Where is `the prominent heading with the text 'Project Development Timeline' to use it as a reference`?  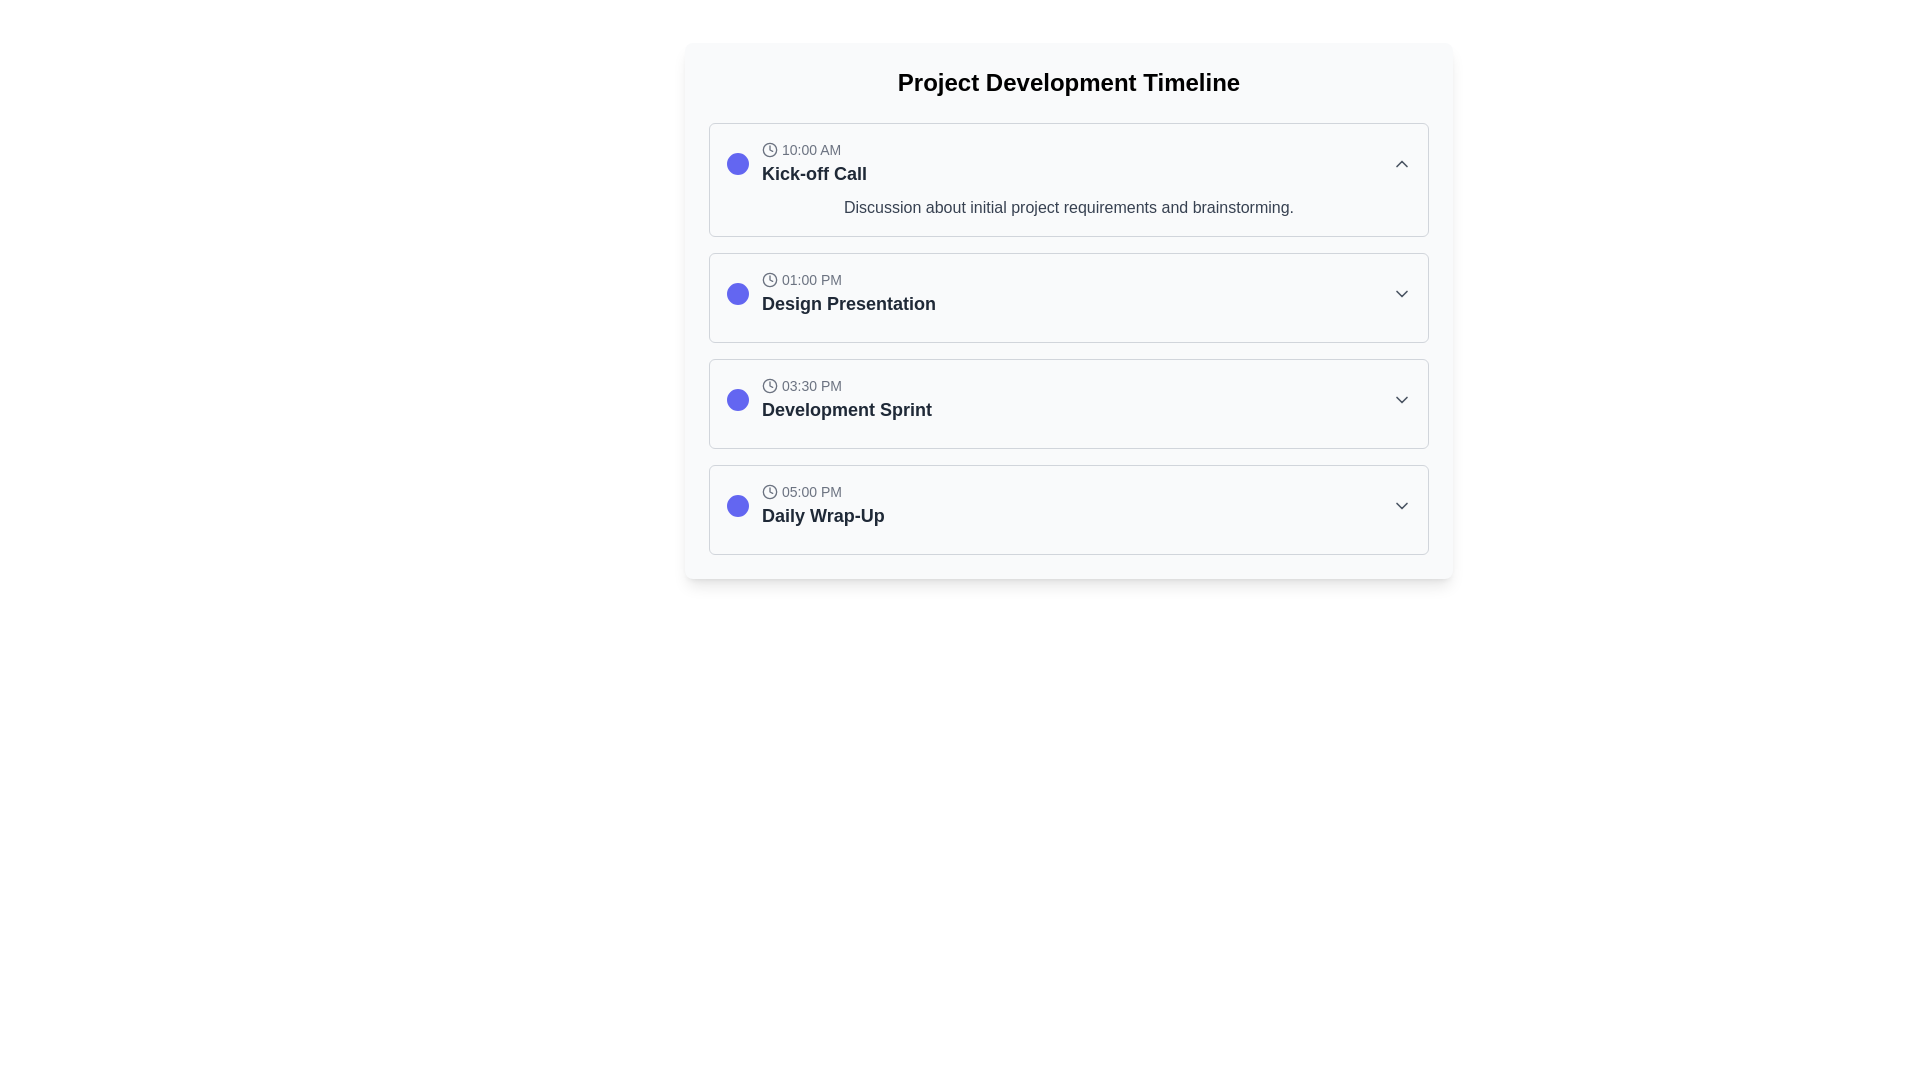 the prominent heading with the text 'Project Development Timeline' to use it as a reference is located at coordinates (1068, 82).